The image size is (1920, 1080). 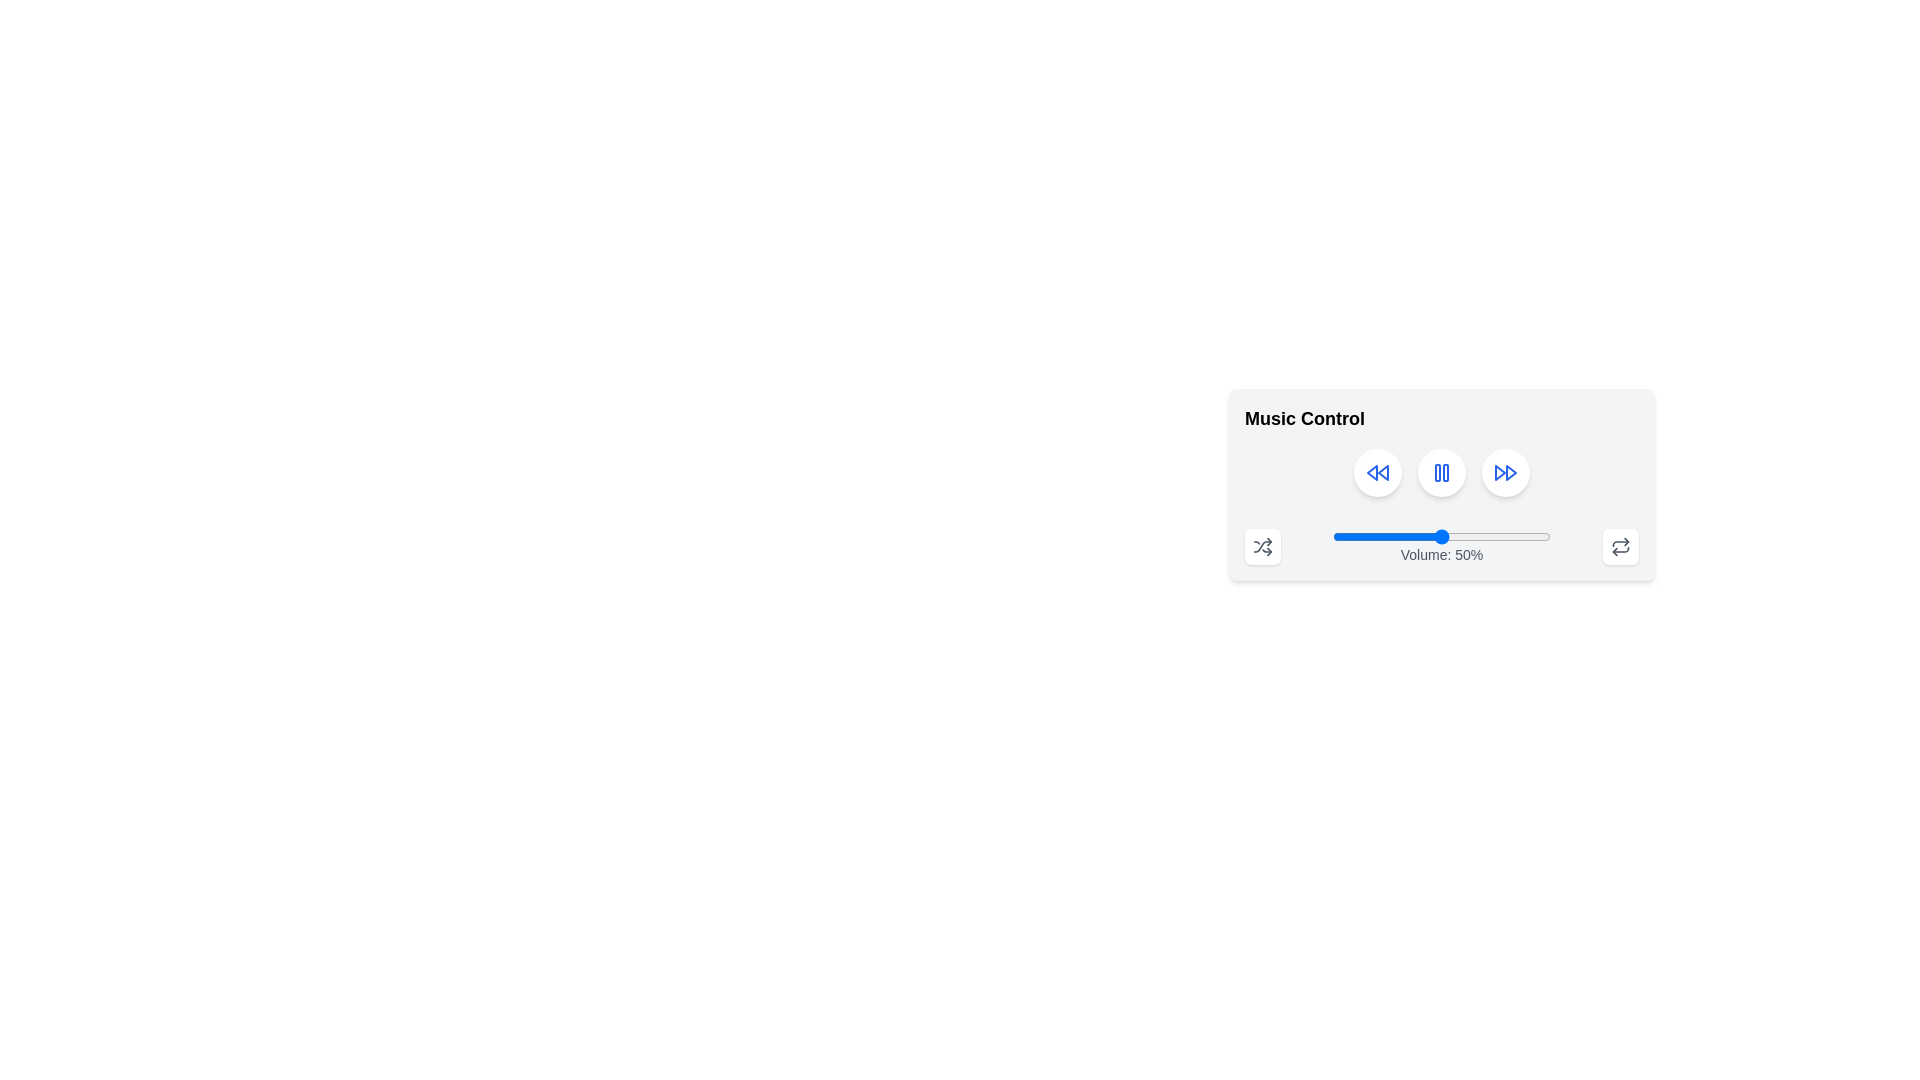 I want to click on the horizontal slider control with a blue thumb positioned at the 50% mark to change the volume, so click(x=1441, y=535).